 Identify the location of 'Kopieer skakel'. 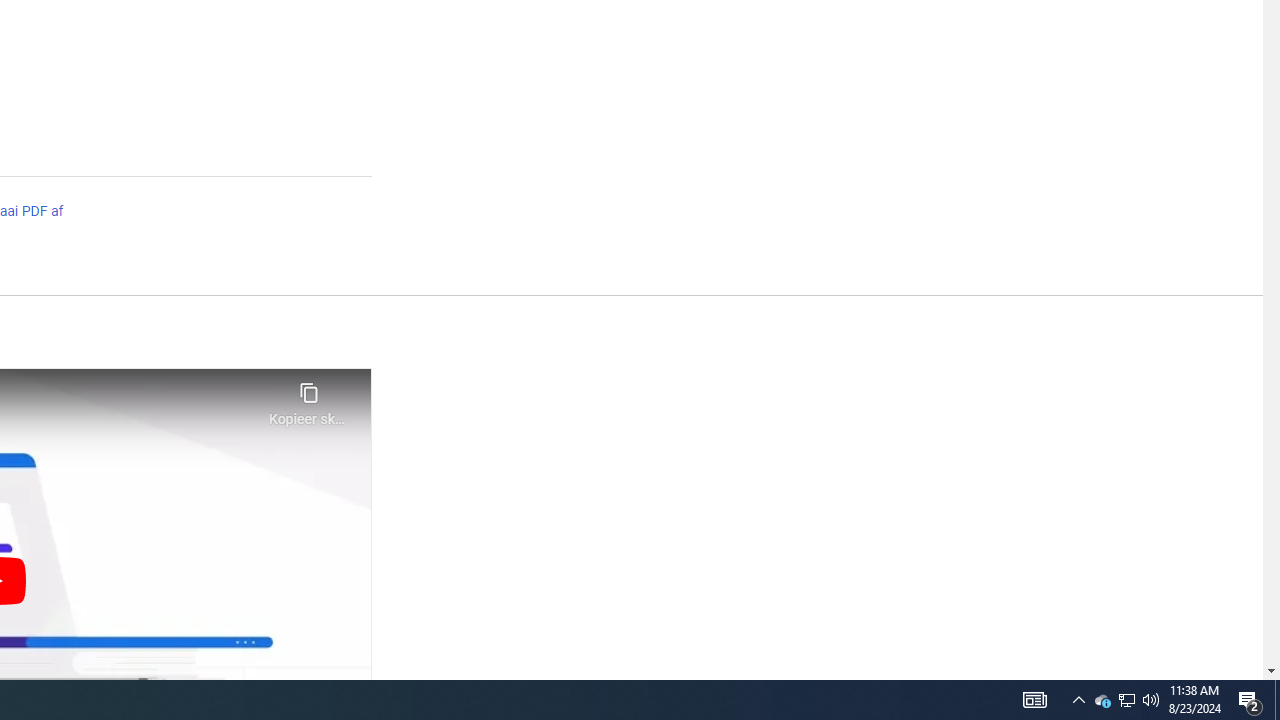
(308, 398).